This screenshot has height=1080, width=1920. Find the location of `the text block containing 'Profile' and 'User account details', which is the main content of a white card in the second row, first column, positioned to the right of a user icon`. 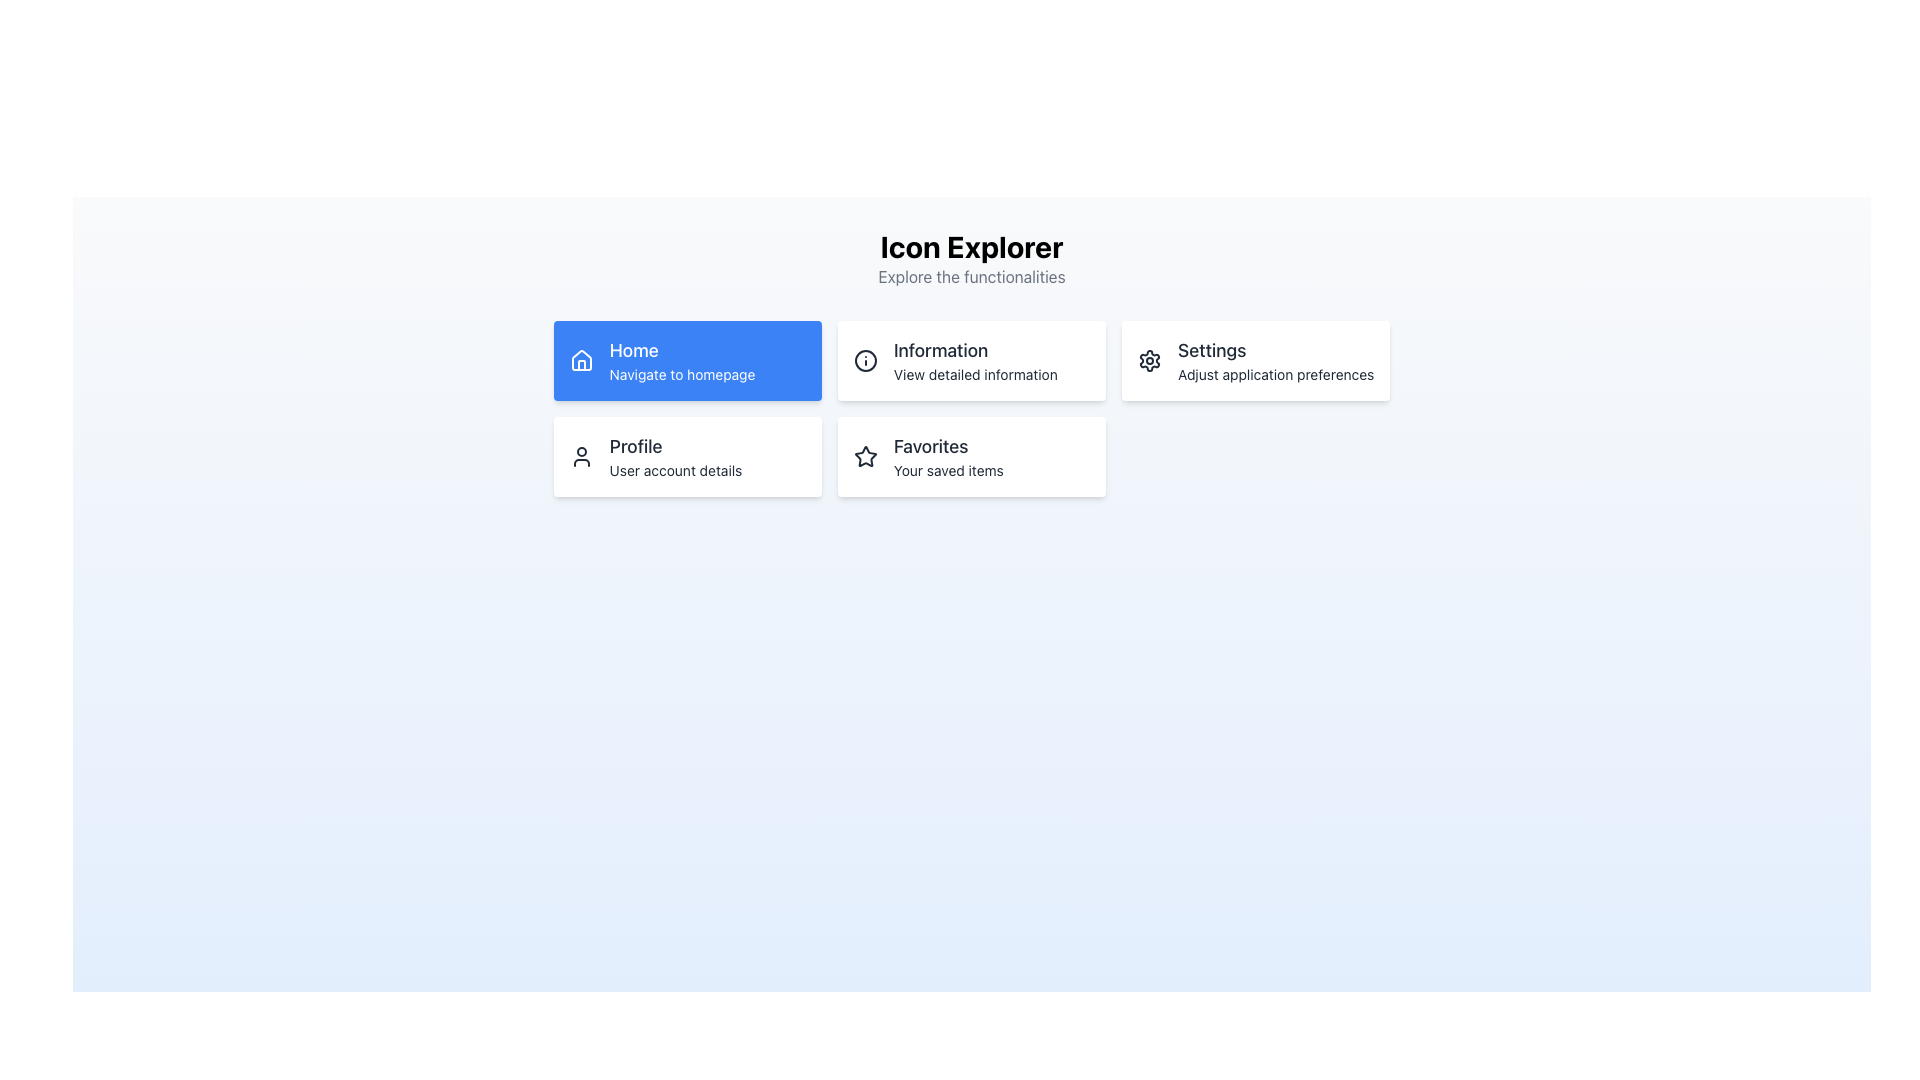

the text block containing 'Profile' and 'User account details', which is the main content of a white card in the second row, first column, positioned to the right of a user icon is located at coordinates (676, 456).